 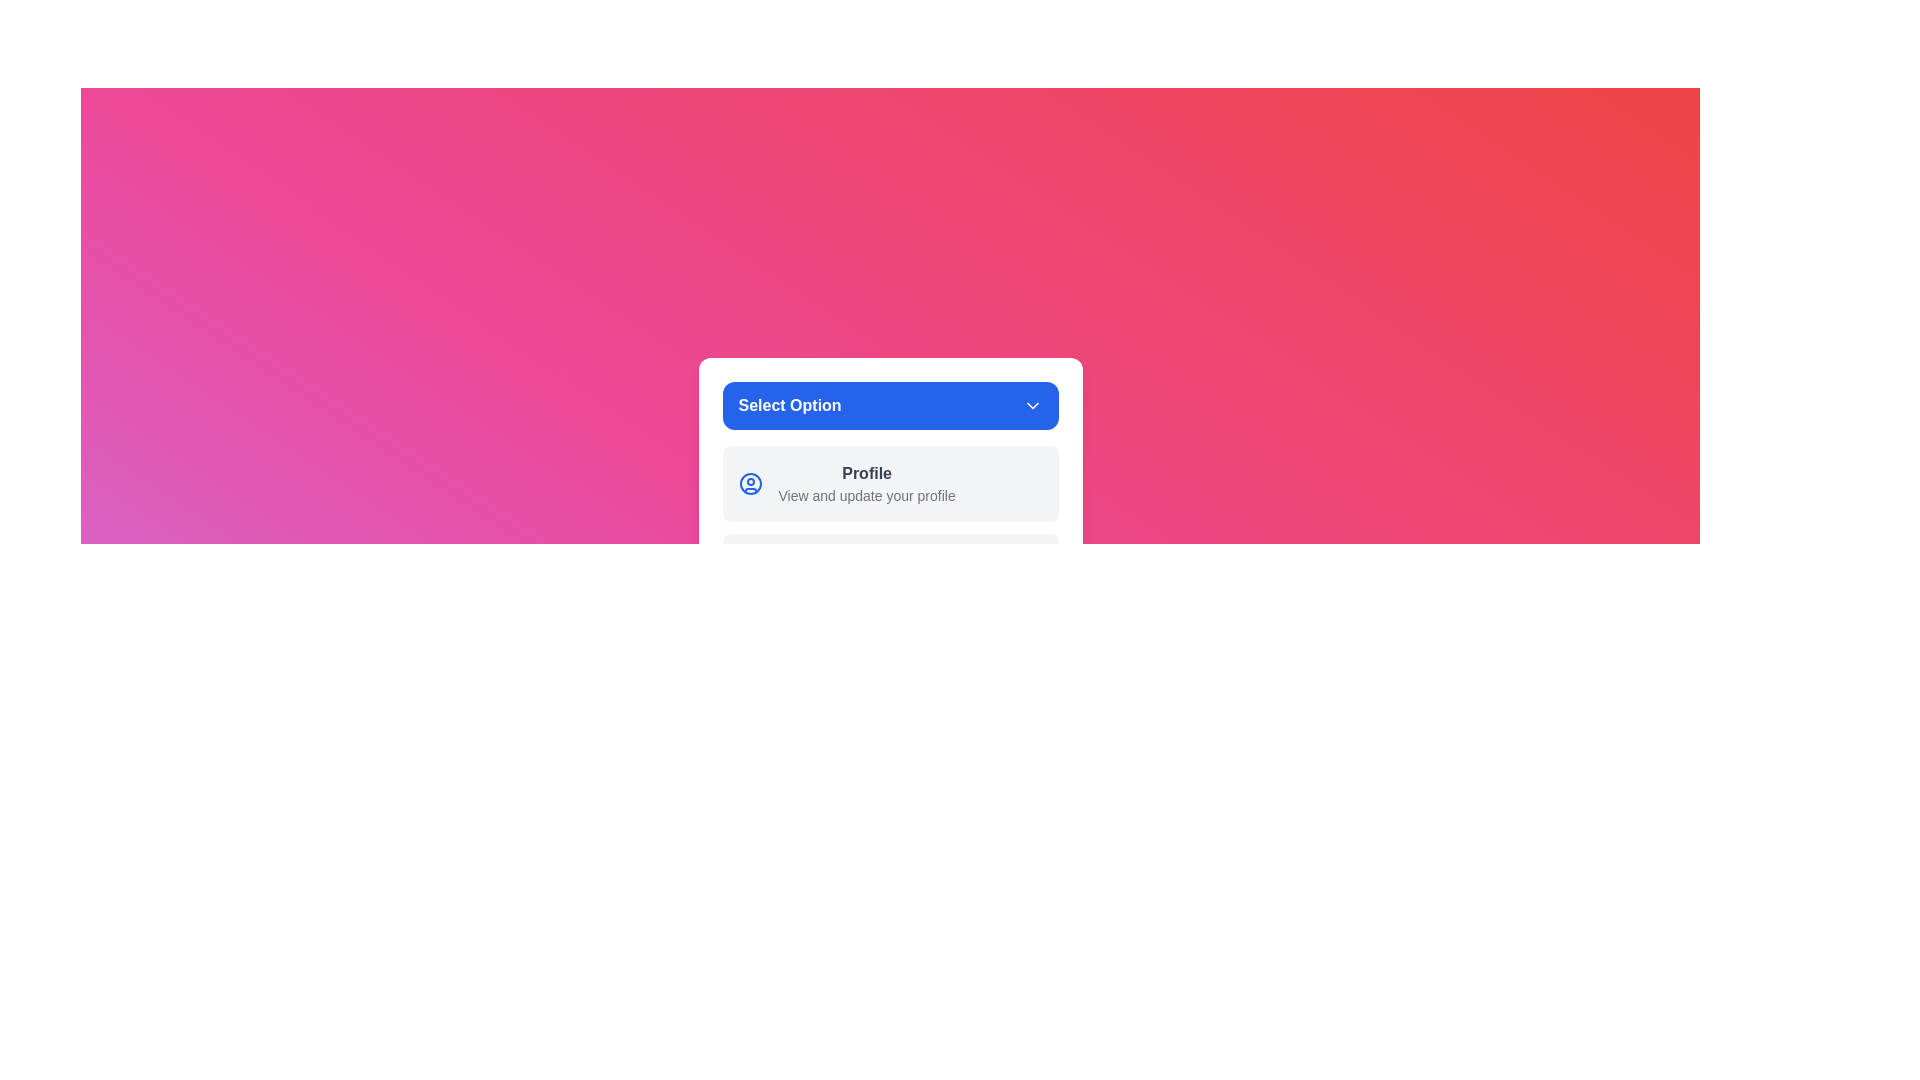 I want to click on the menu item labeled Profile to display additional information, so click(x=748, y=483).